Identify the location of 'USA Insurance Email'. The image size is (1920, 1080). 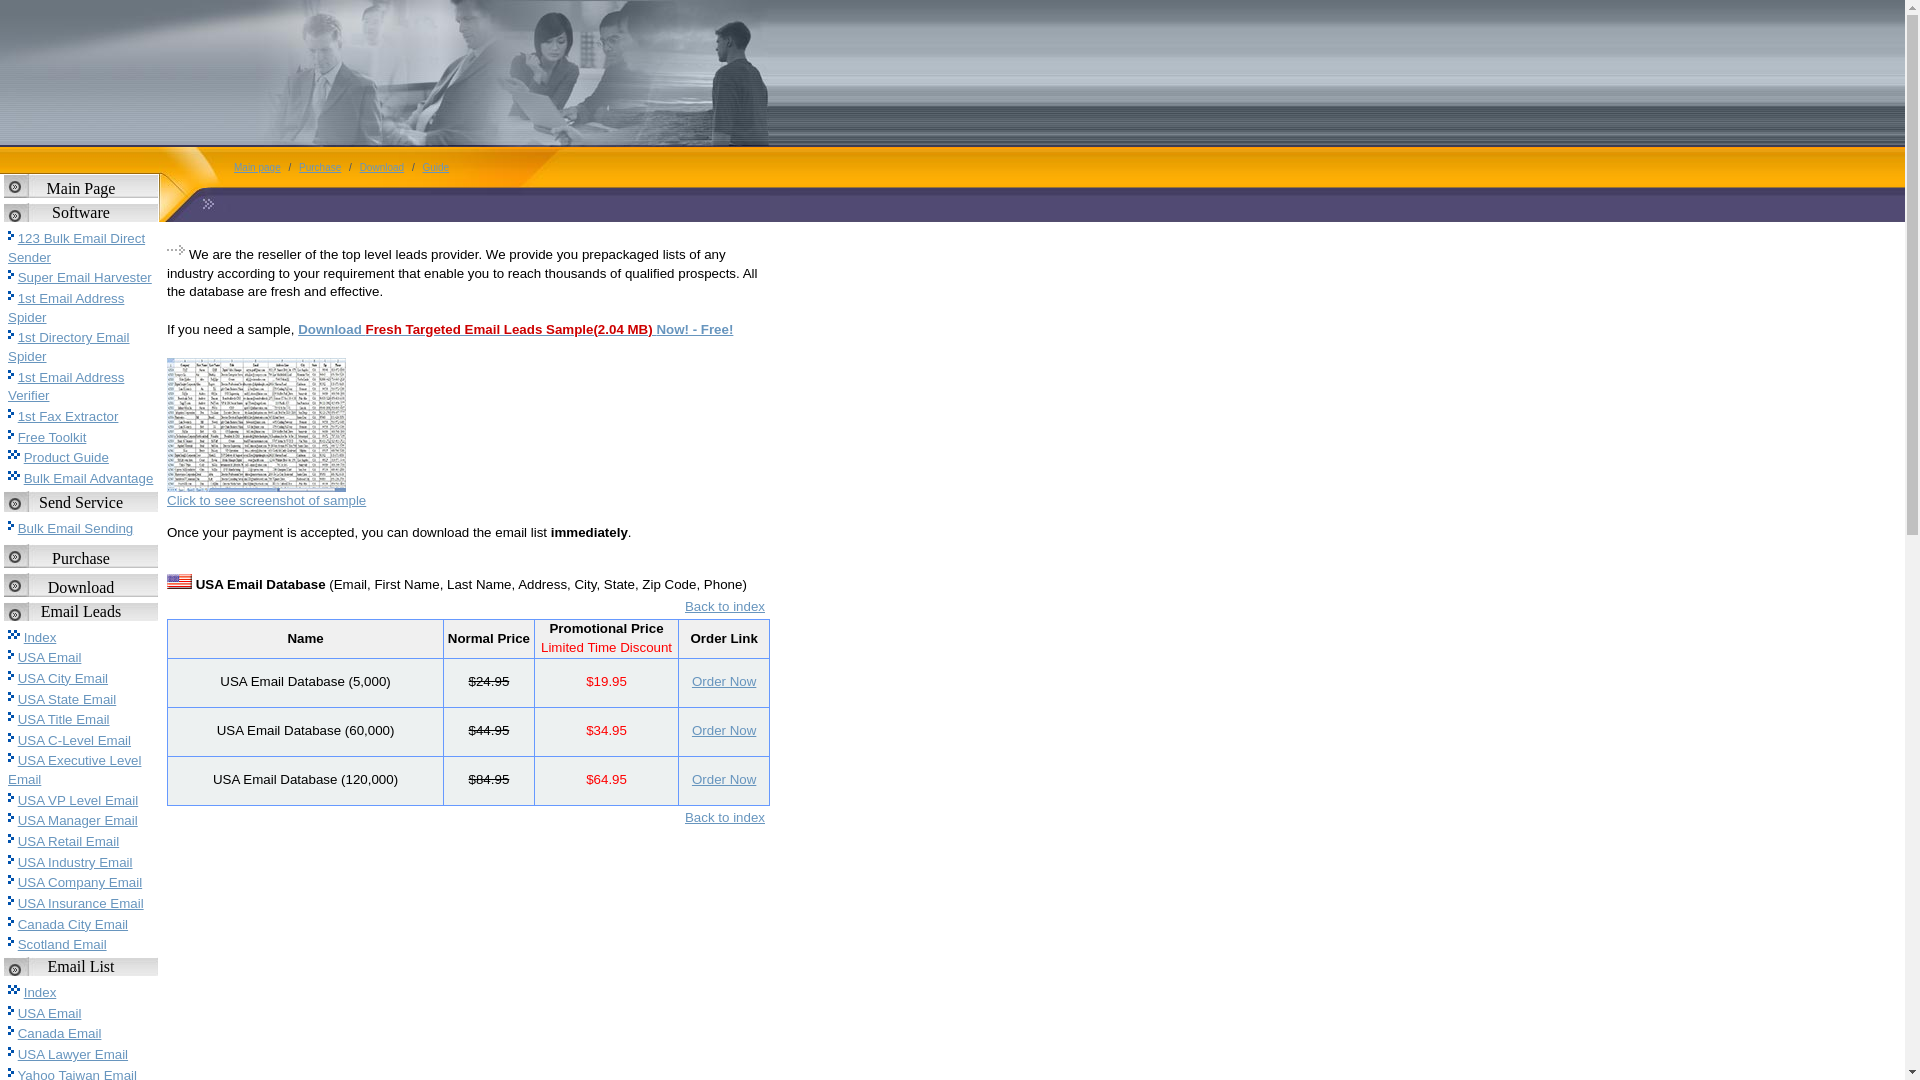
(80, 903).